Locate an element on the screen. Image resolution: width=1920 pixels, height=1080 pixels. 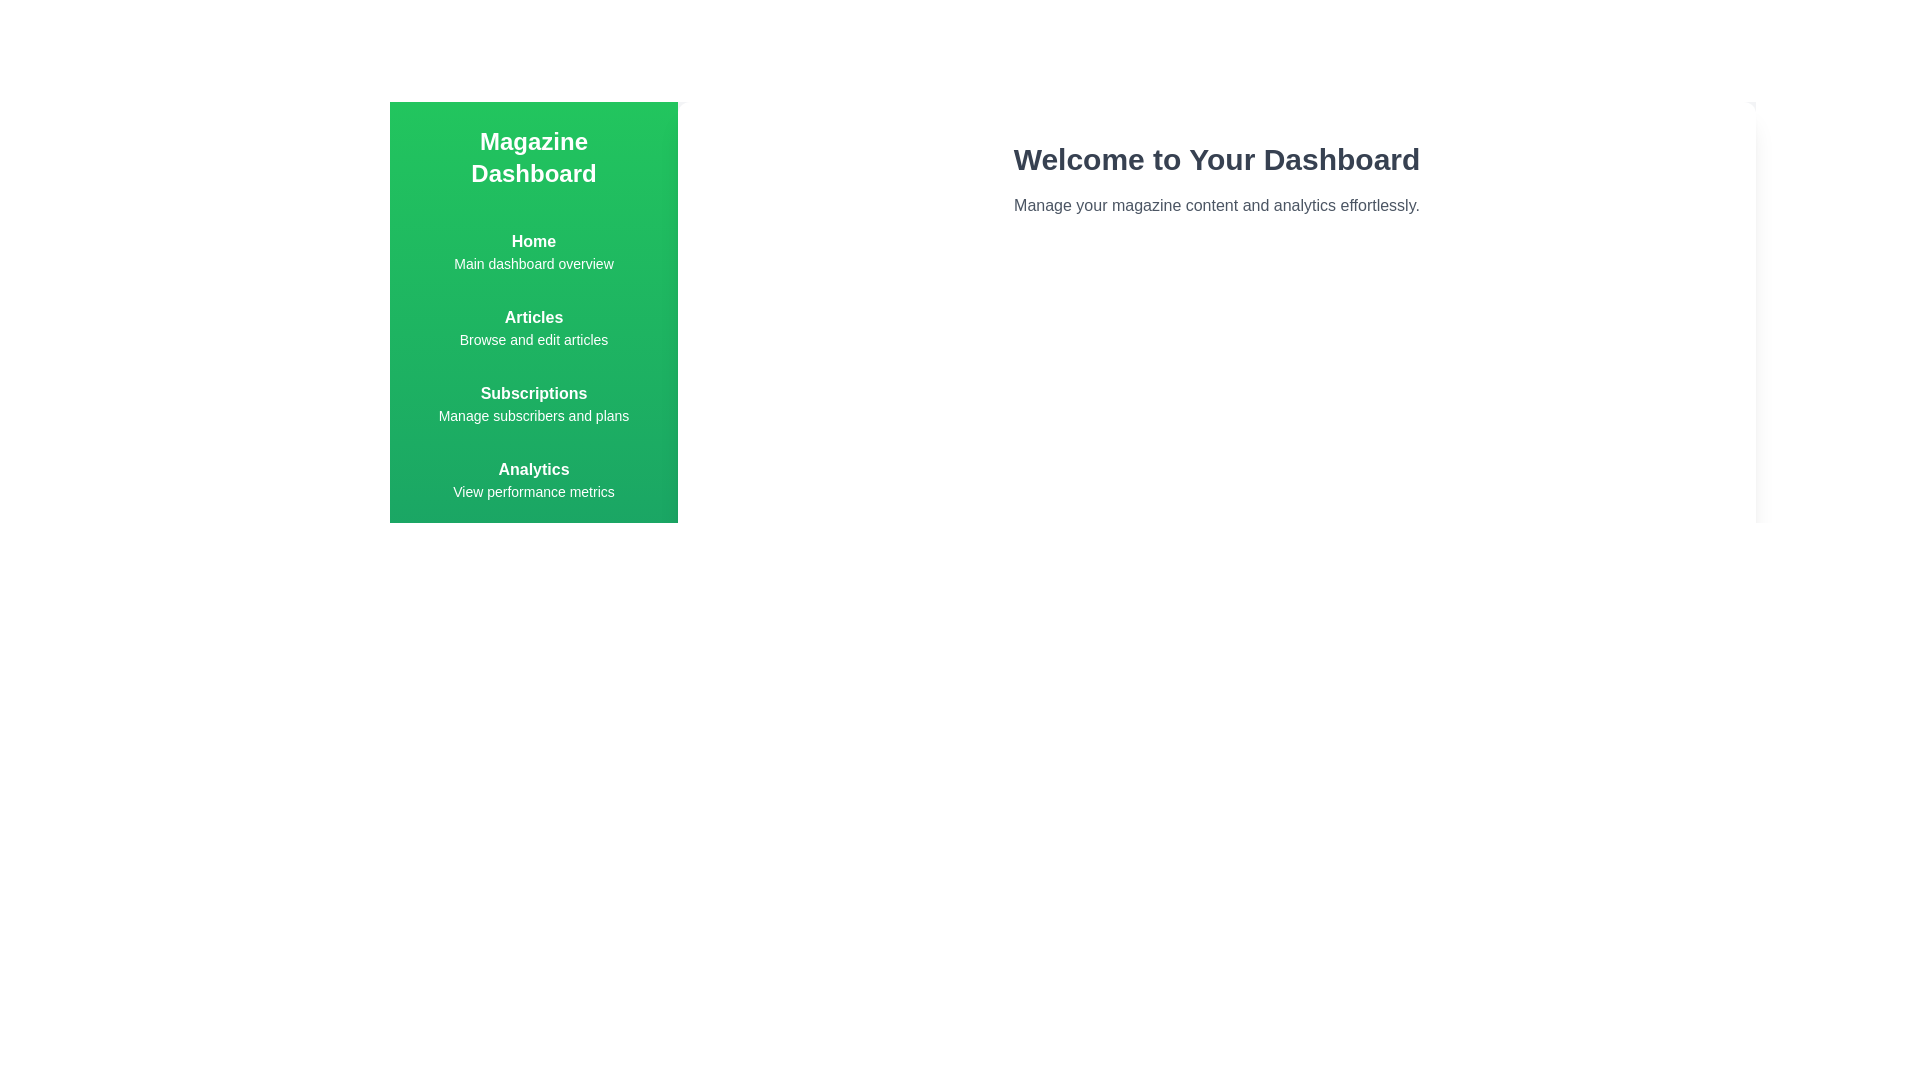
the Articles menu item in the navigation menu is located at coordinates (533, 326).